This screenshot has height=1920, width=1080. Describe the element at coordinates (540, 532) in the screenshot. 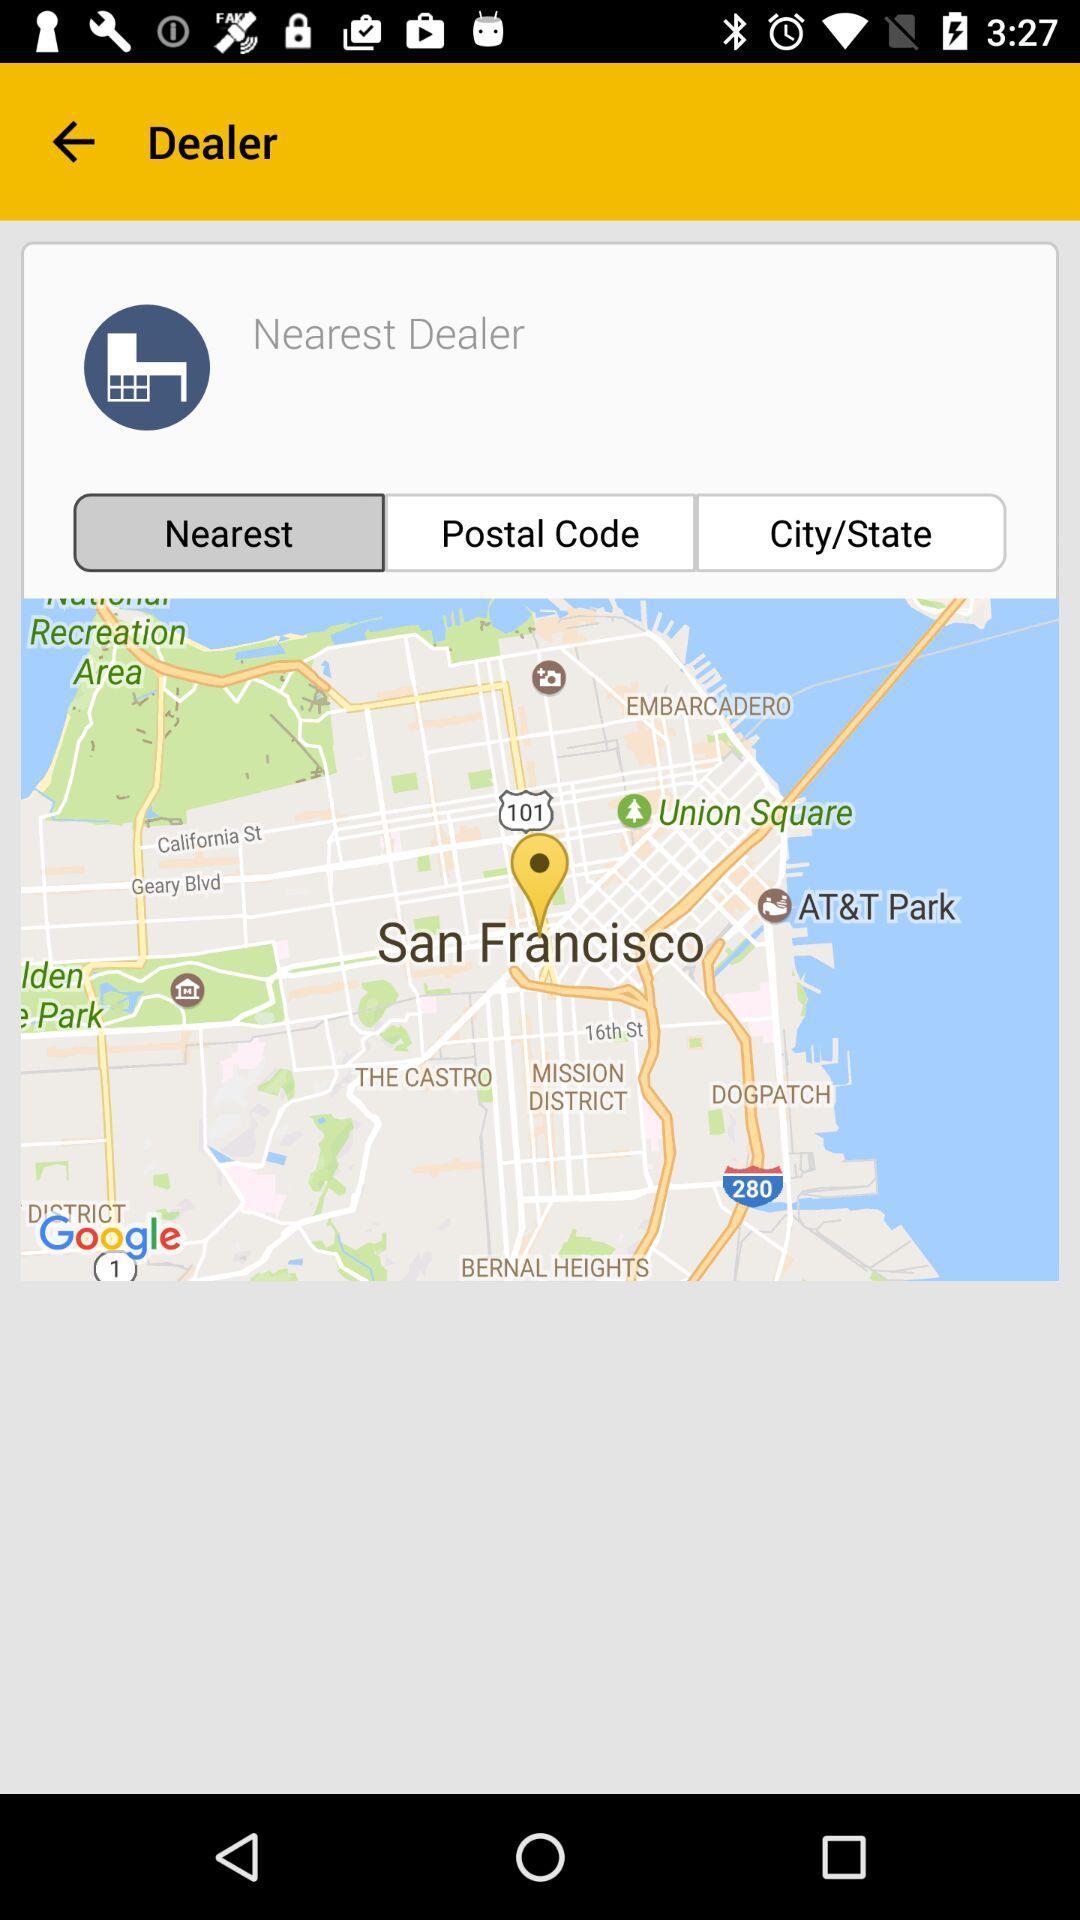

I see `the item to the right of the nearest` at that location.